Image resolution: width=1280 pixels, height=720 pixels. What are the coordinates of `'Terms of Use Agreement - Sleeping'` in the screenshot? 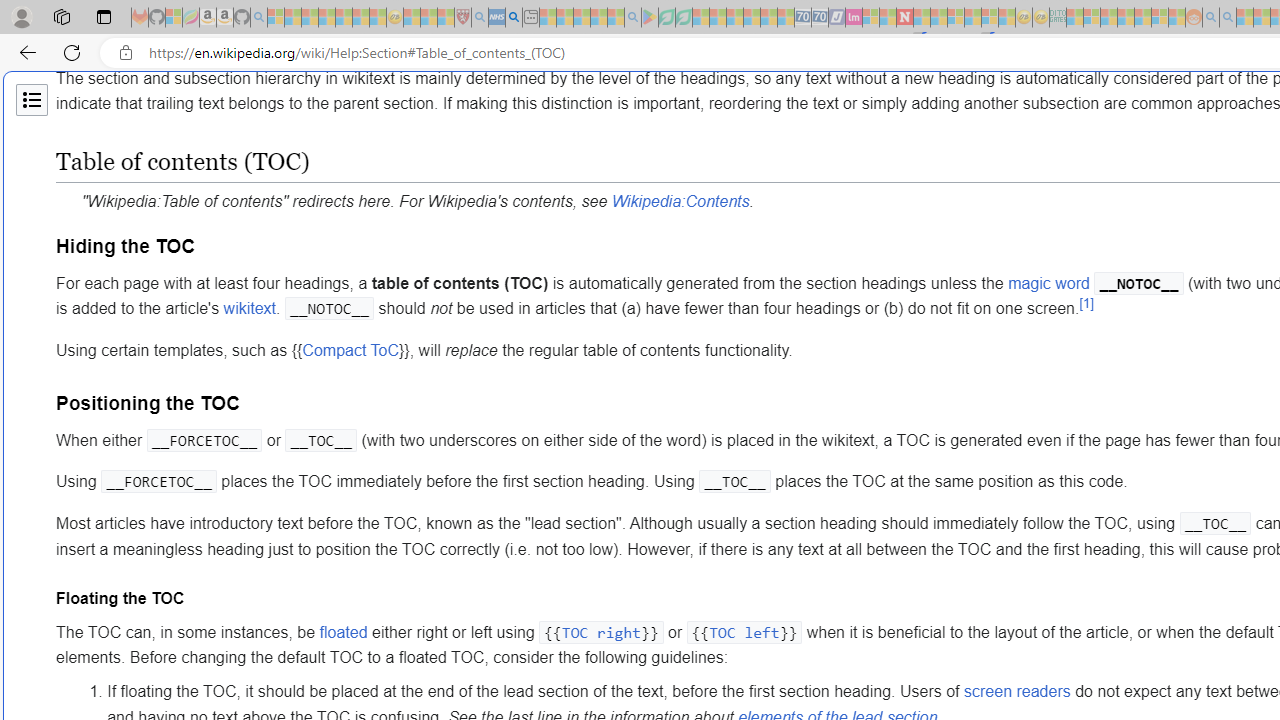 It's located at (666, 17).